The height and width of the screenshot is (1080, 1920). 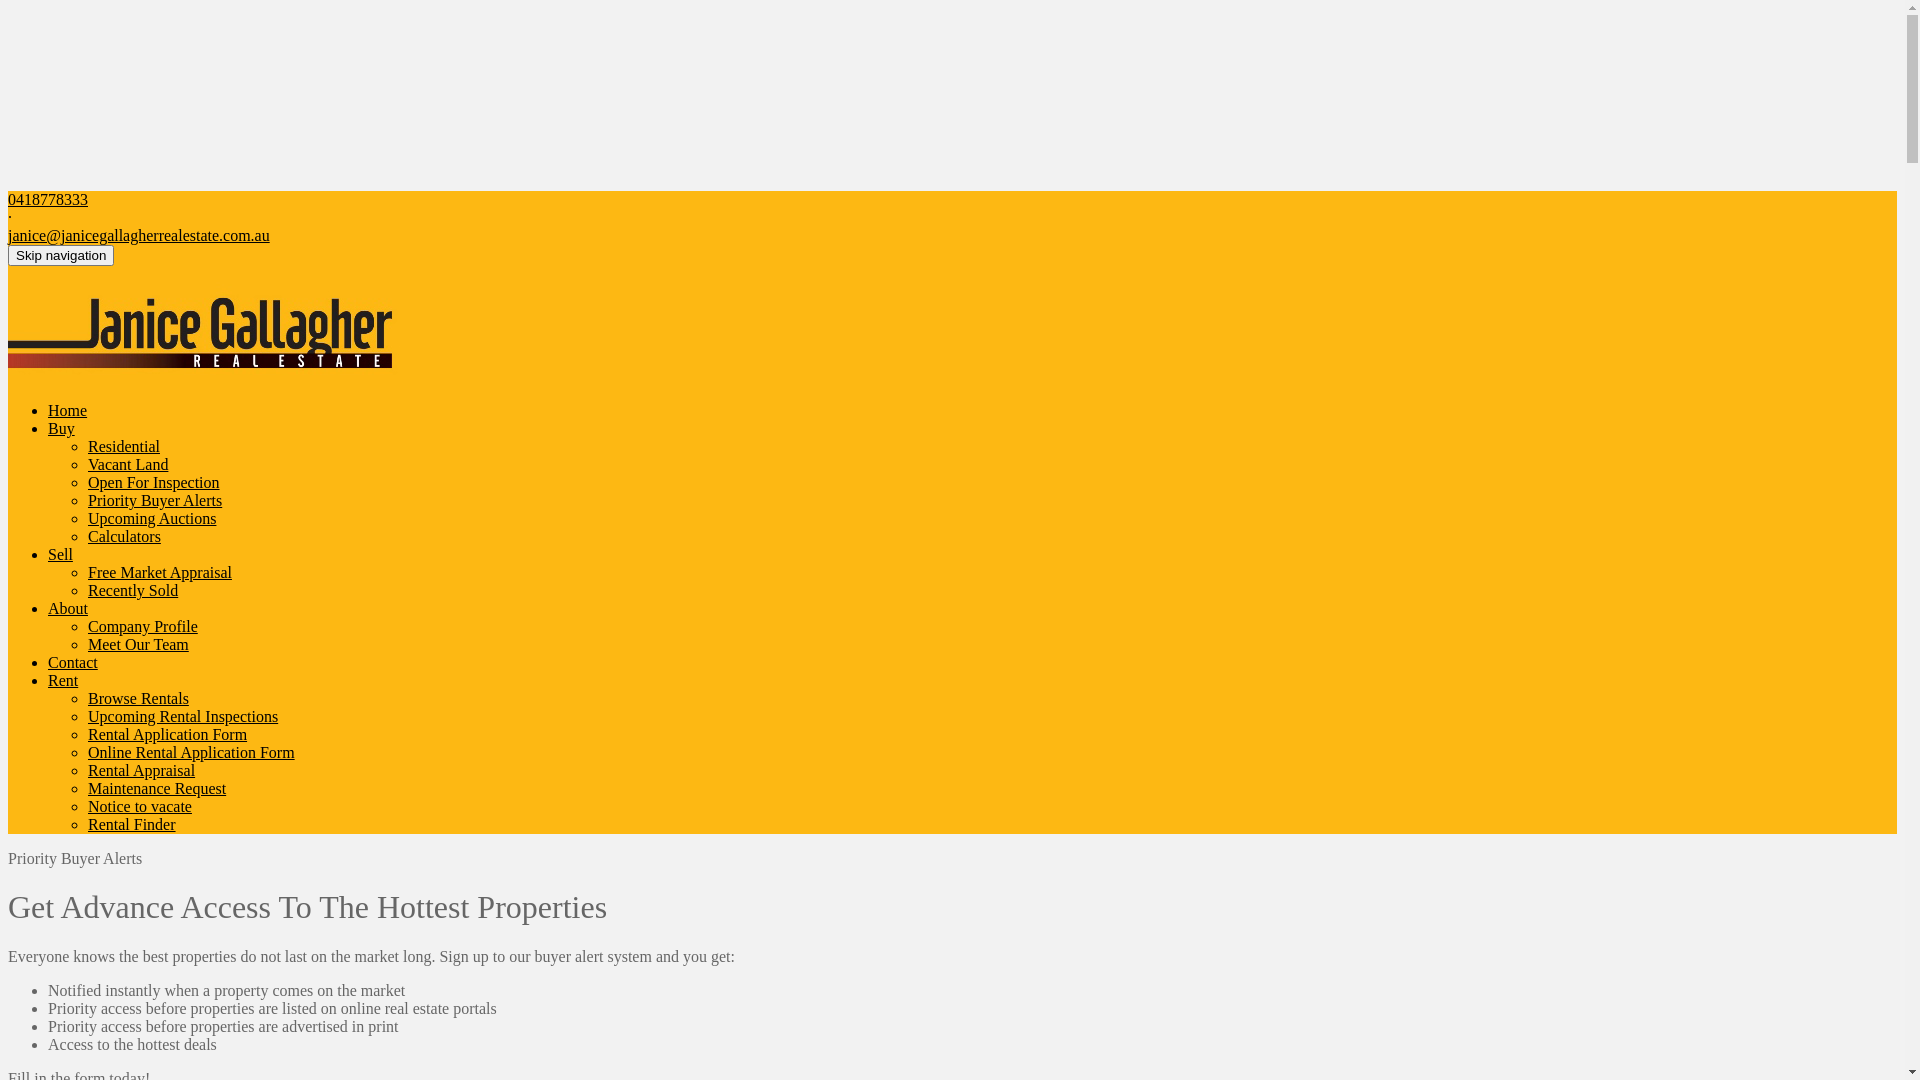 I want to click on '0418778333', so click(x=48, y=199).